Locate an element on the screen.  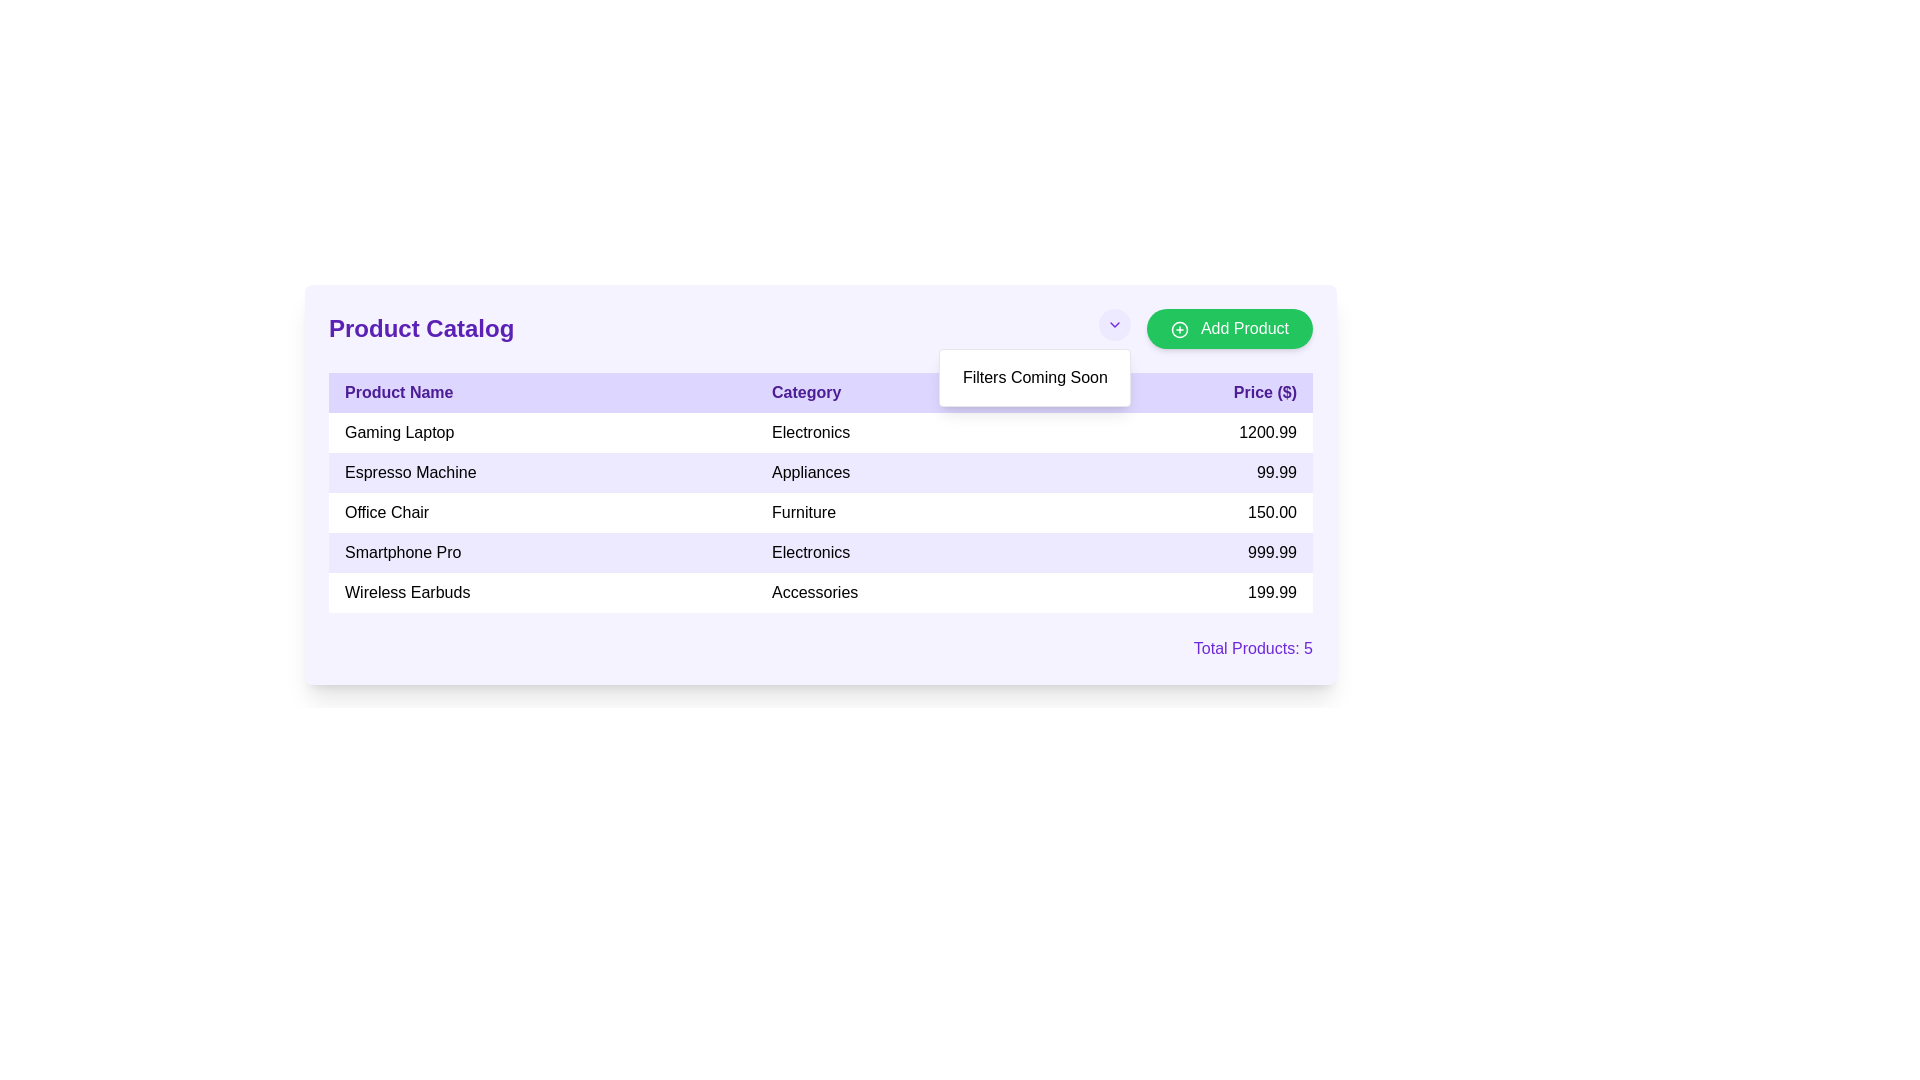
the circular violet button with a downward-facing arrow icon is located at coordinates (1113, 323).